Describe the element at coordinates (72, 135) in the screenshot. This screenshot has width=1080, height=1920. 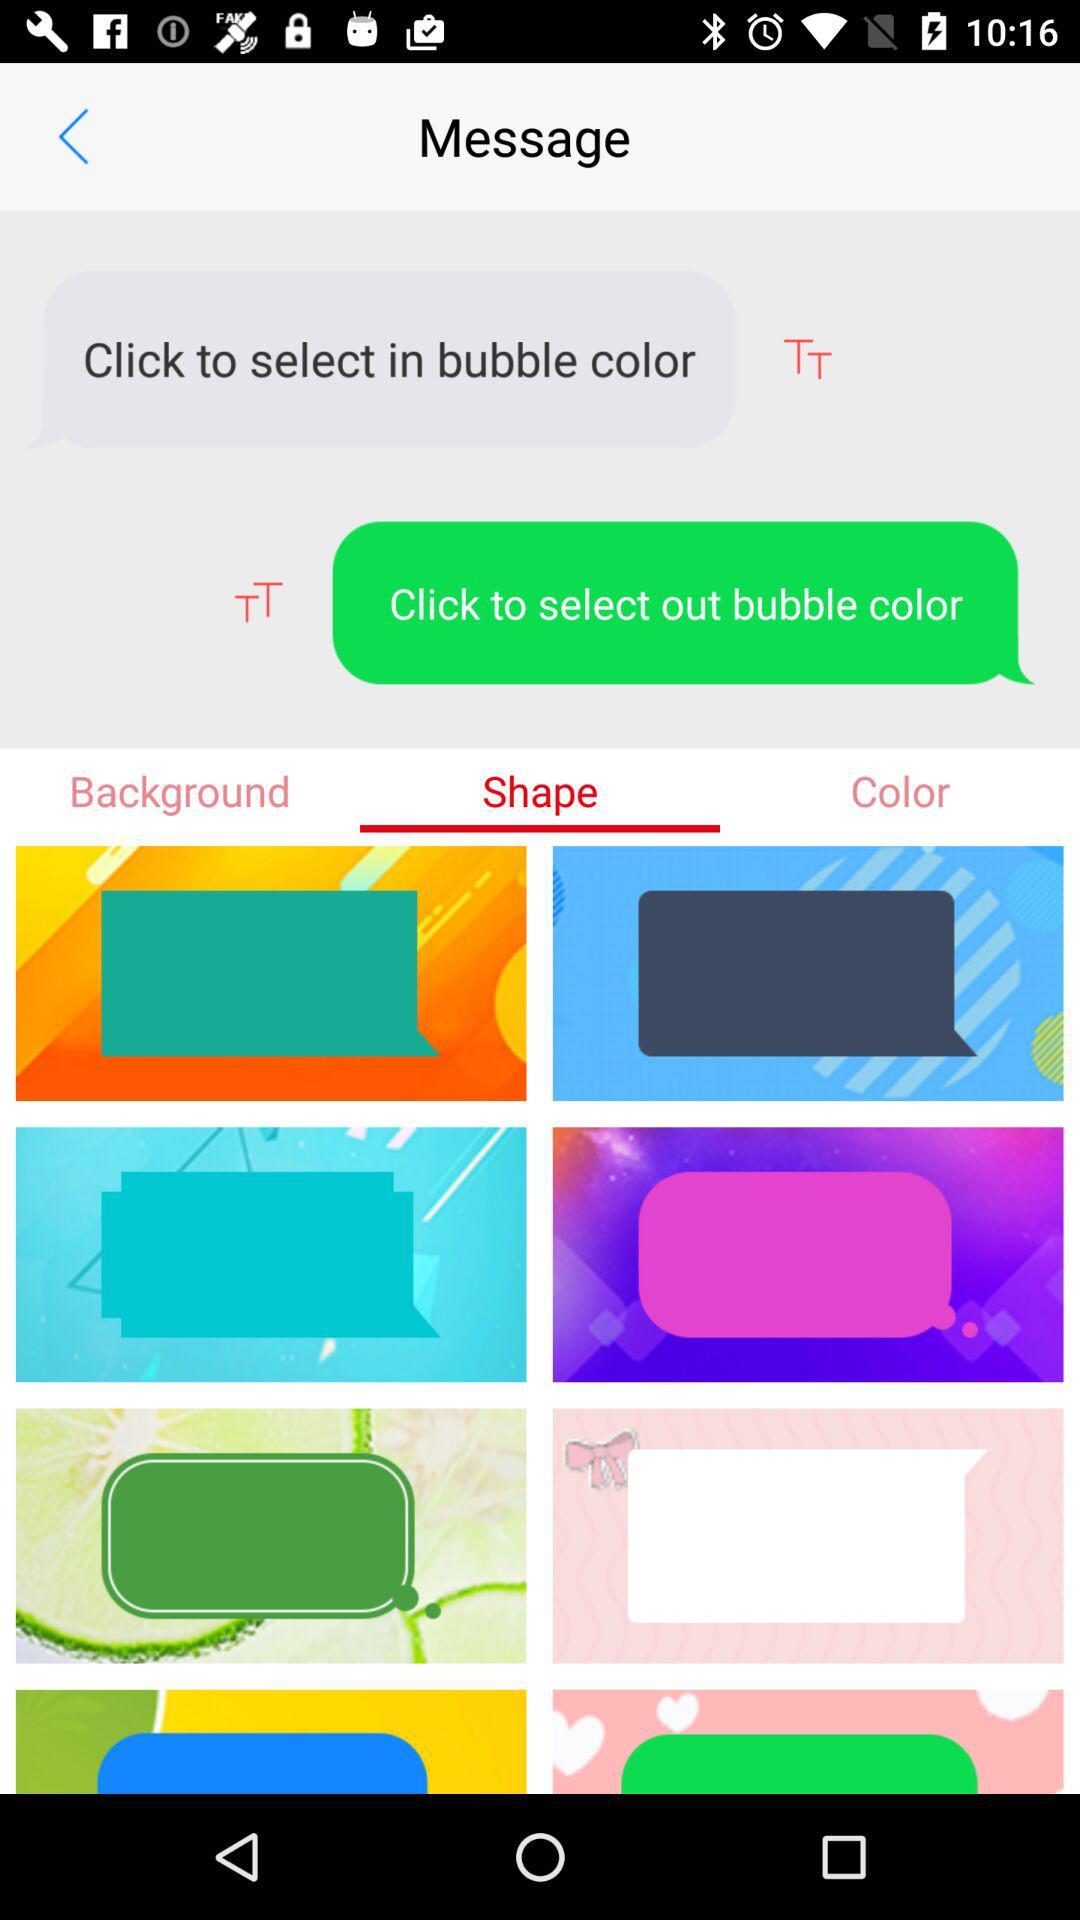
I see `the item to the left of message` at that location.